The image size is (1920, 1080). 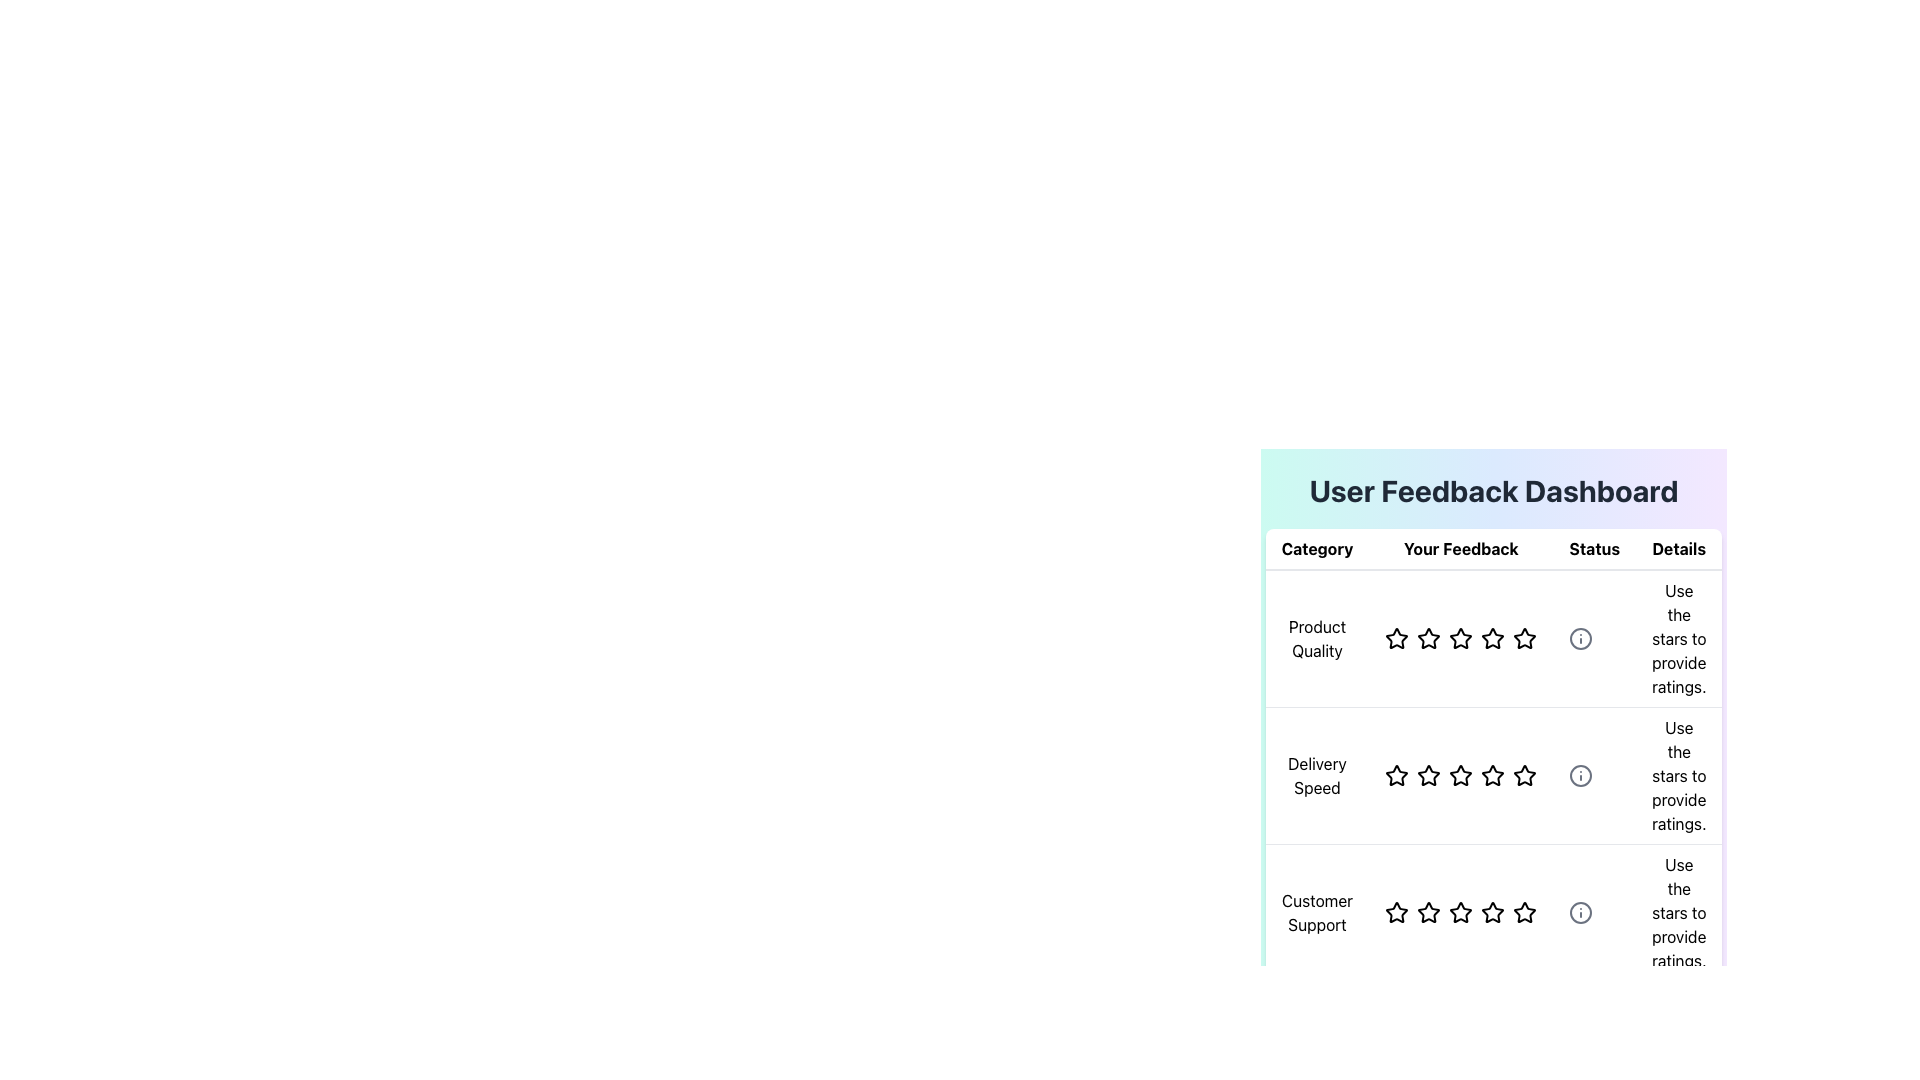 I want to click on the fifth star in the 'Delivery Speed' row under the 'Your Feedback' column, so click(x=1524, y=774).